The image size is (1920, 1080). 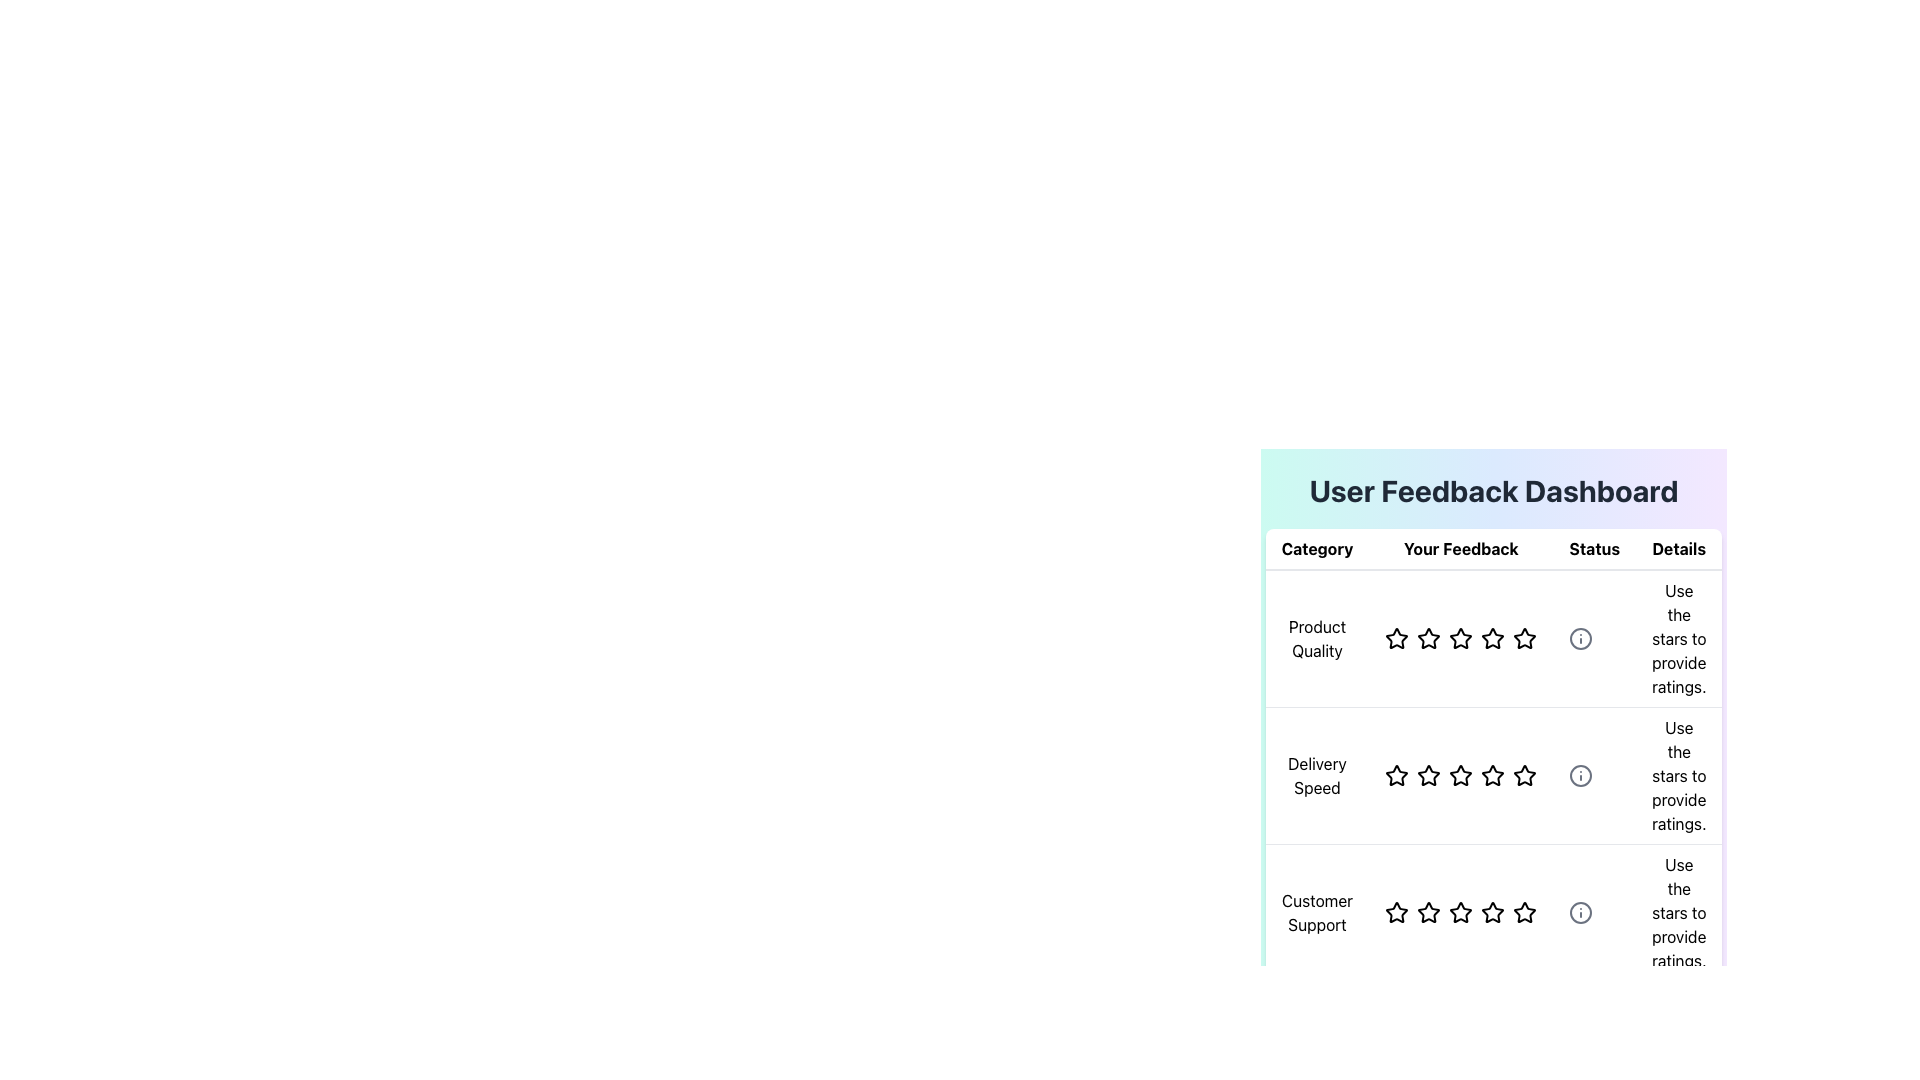 I want to click on the fifth star in the 'Delivery Speed' row under the 'Your Feedback' column, so click(x=1524, y=774).